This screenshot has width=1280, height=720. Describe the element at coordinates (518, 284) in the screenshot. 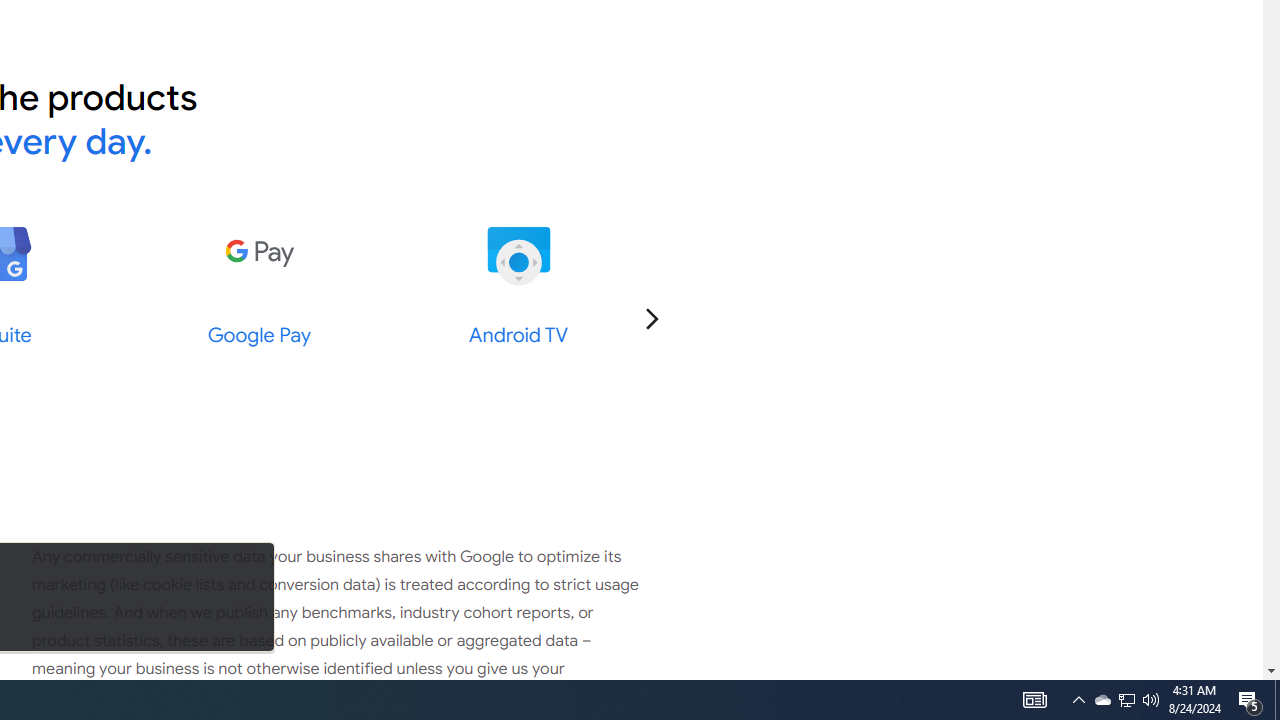

I see `'Android TV Android TV'` at that location.